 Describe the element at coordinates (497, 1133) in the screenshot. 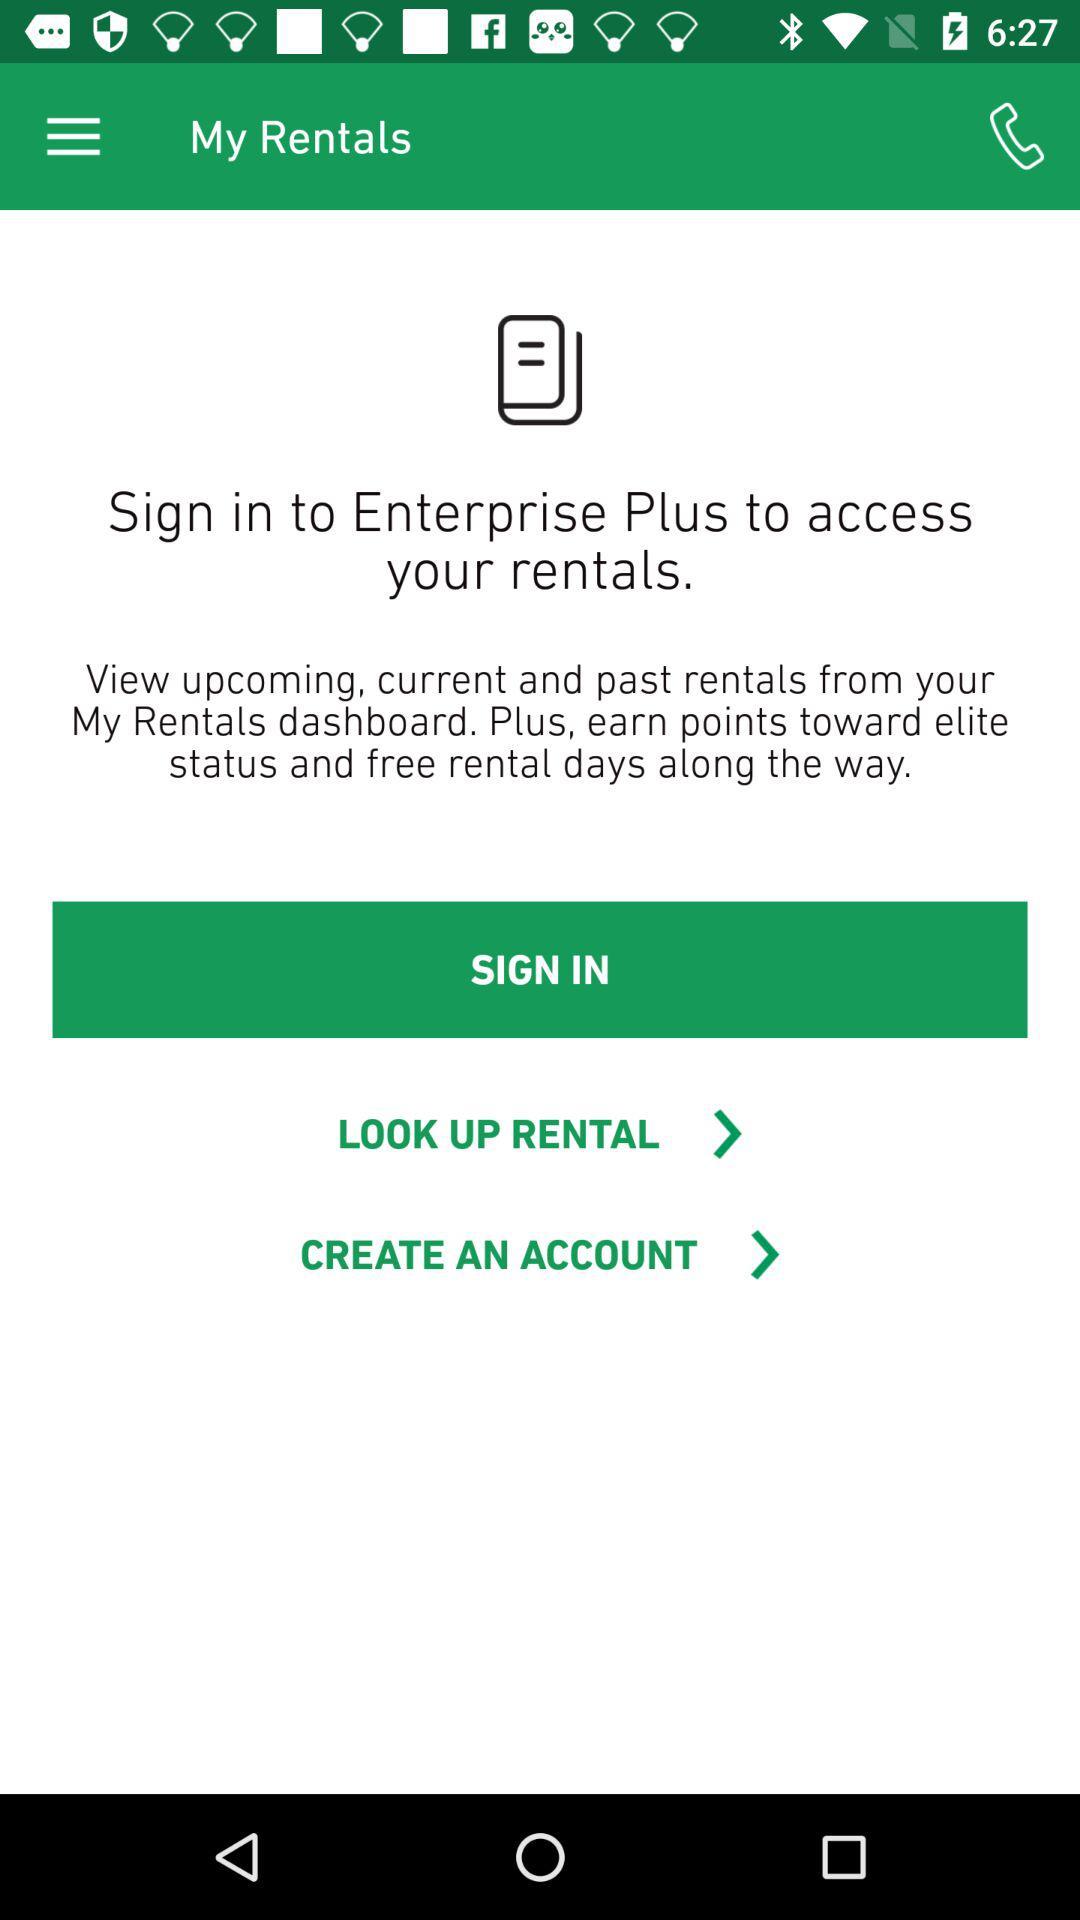

I see `the look up rental icon` at that location.